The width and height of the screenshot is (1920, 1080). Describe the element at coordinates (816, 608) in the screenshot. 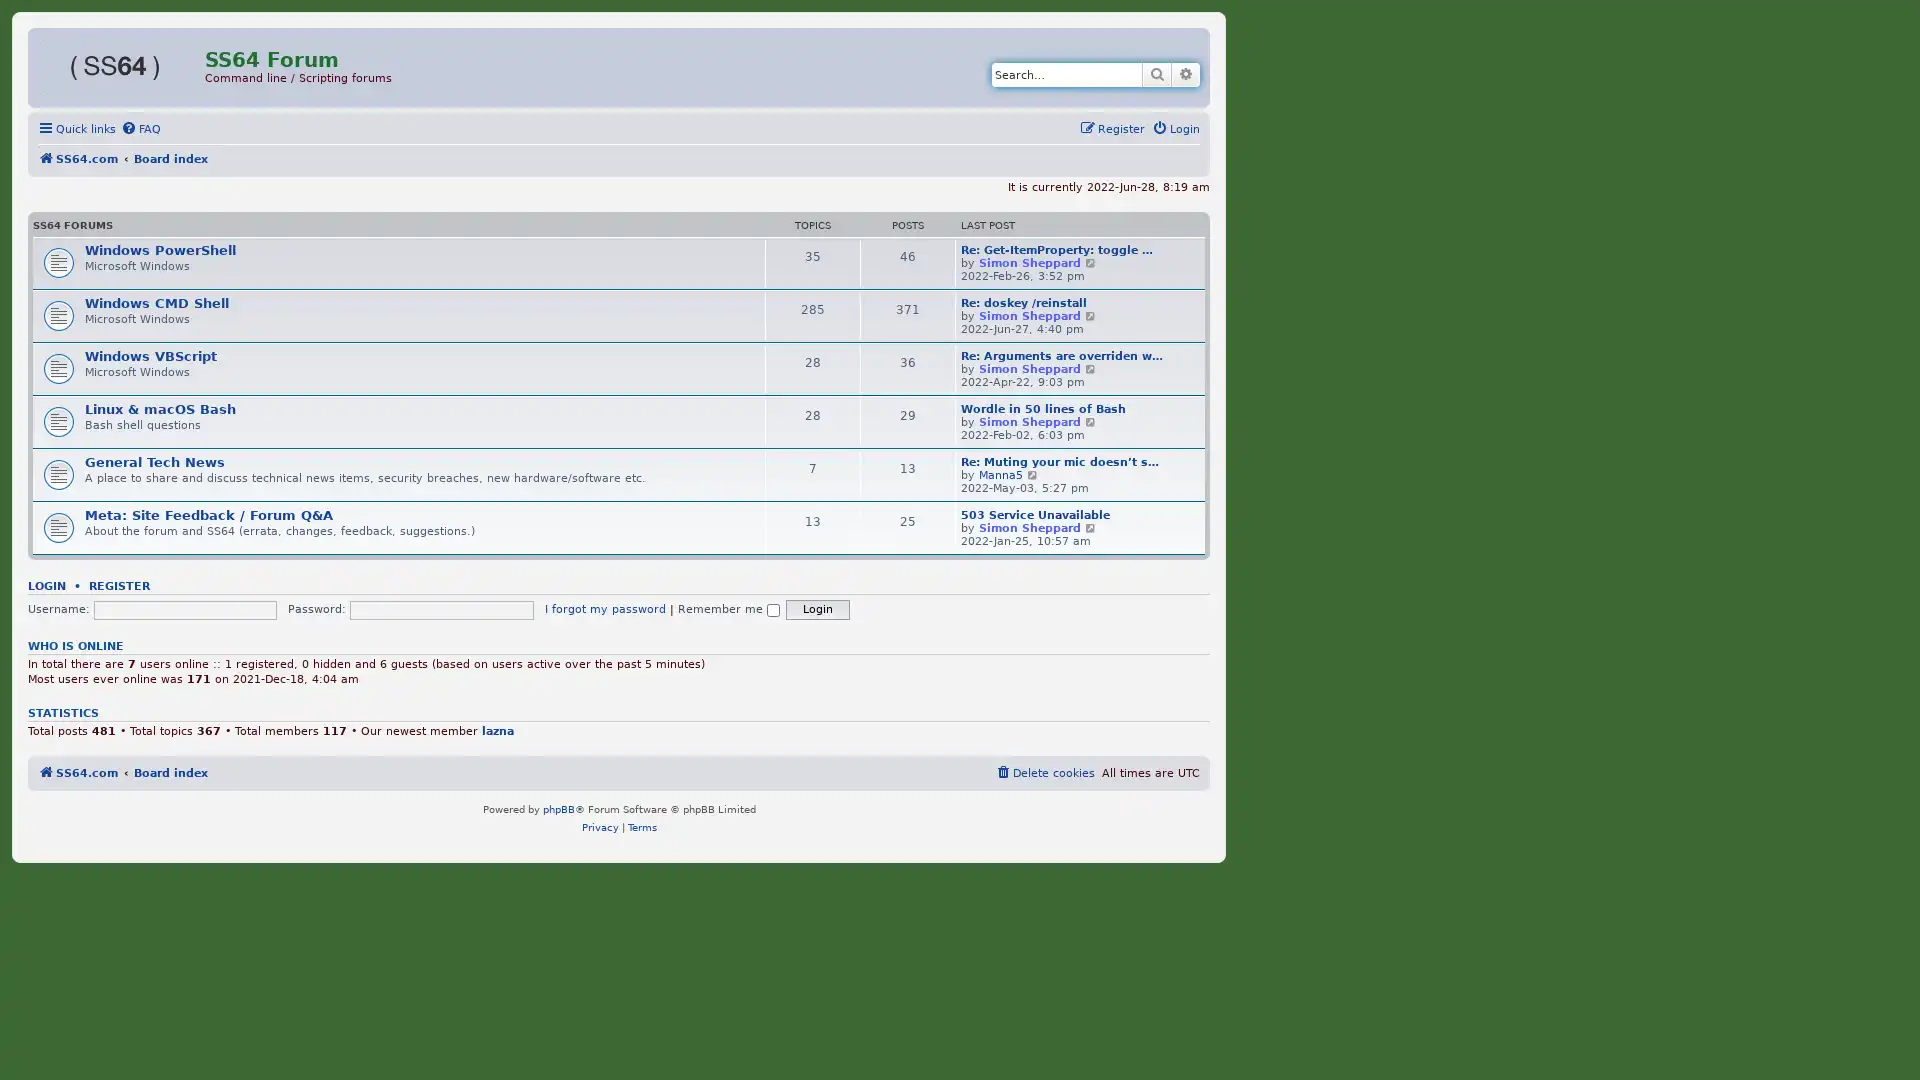

I see `Login` at that location.